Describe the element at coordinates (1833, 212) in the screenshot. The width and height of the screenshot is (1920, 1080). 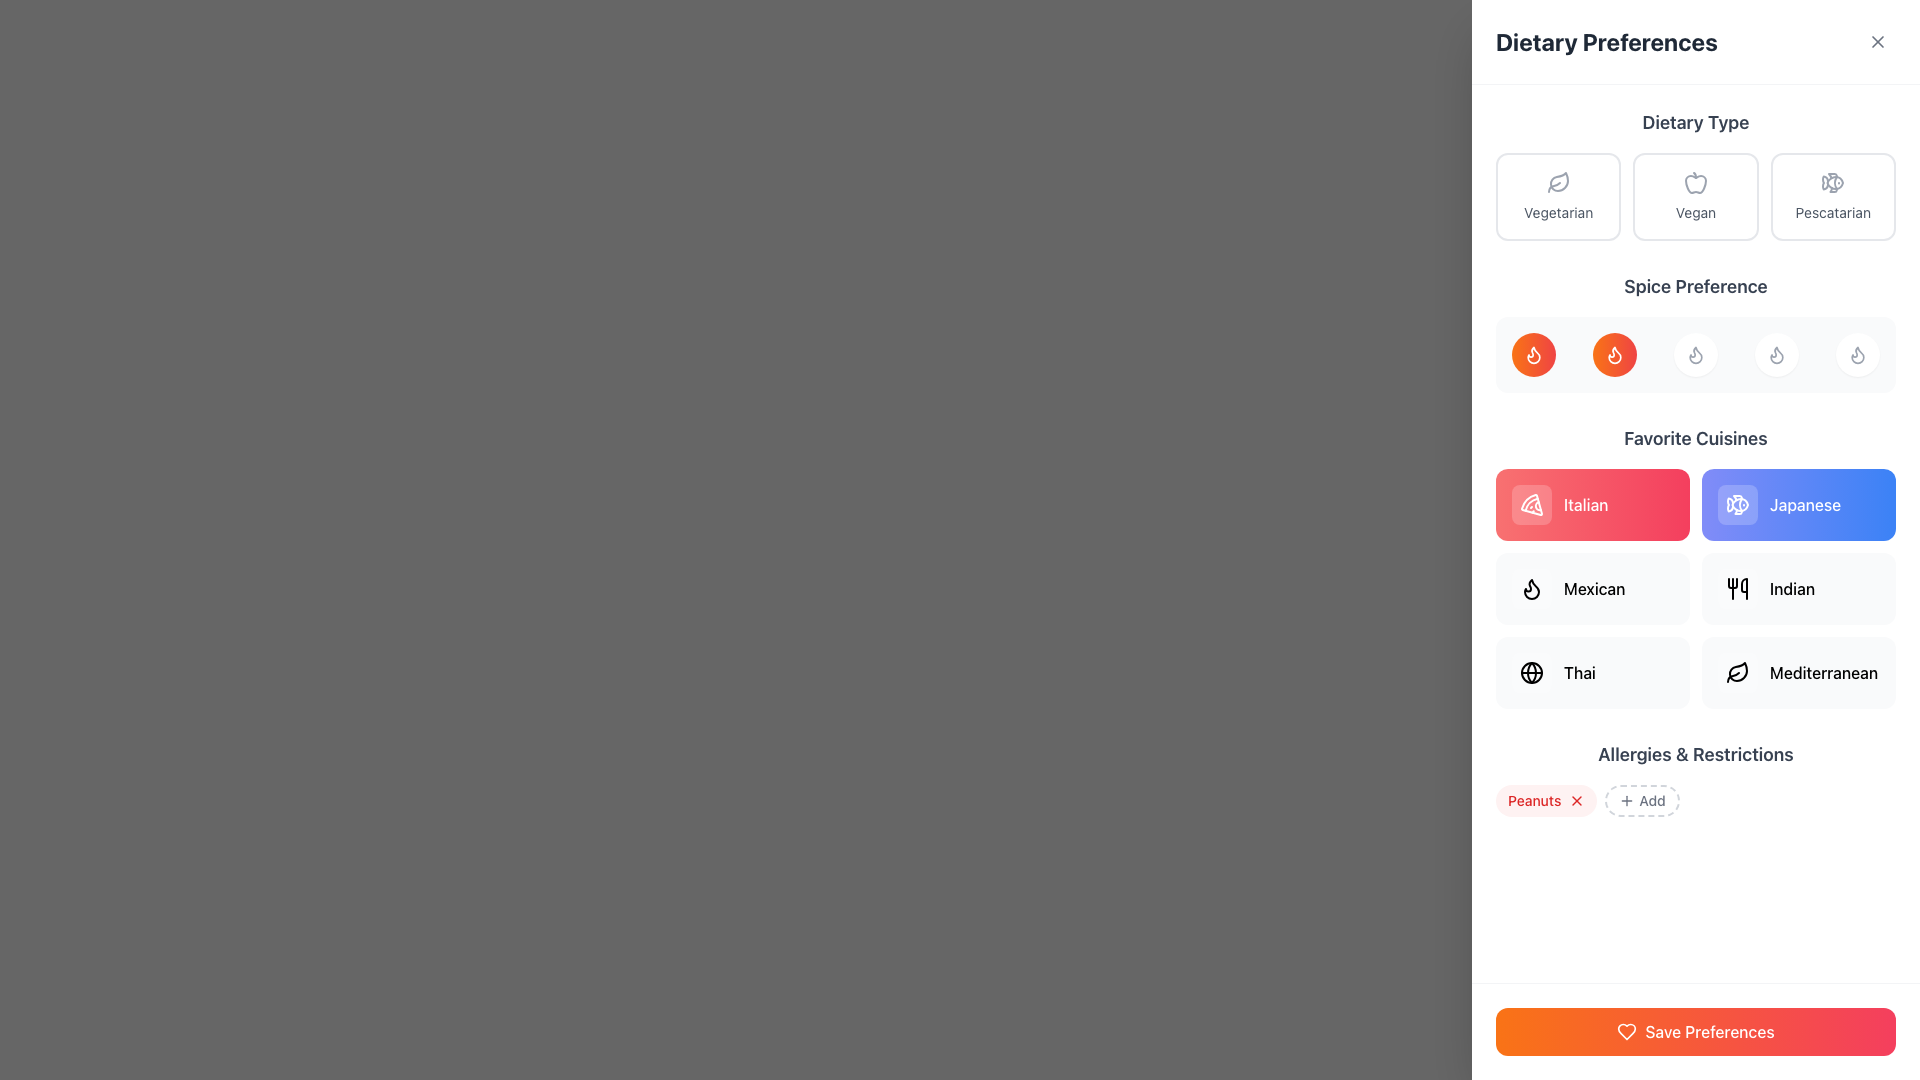
I see `the 'Pescatarian' dietary type label in the 'Dietary Preferences' form, which is the third option in the list after 'Vegetarian' and 'Vegan'` at that location.